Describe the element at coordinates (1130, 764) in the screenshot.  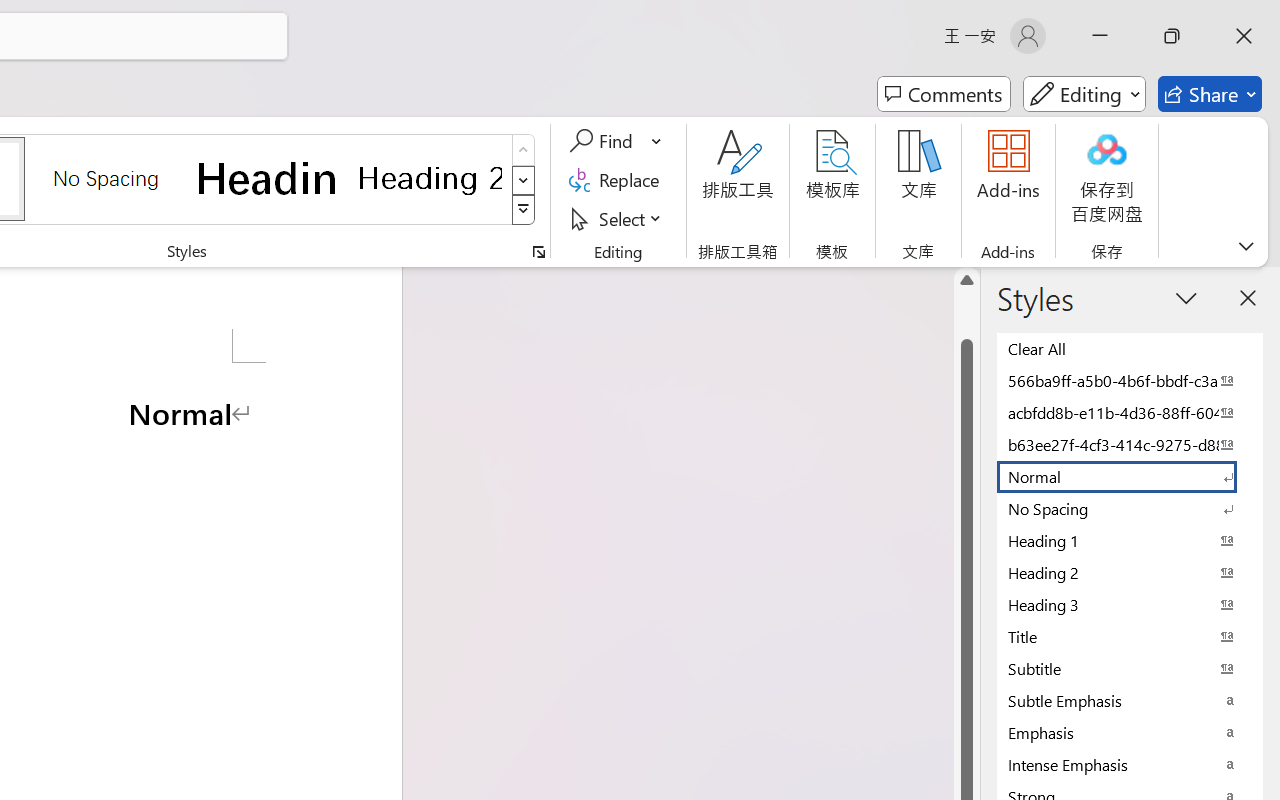
I see `'Intense Emphasis'` at that location.